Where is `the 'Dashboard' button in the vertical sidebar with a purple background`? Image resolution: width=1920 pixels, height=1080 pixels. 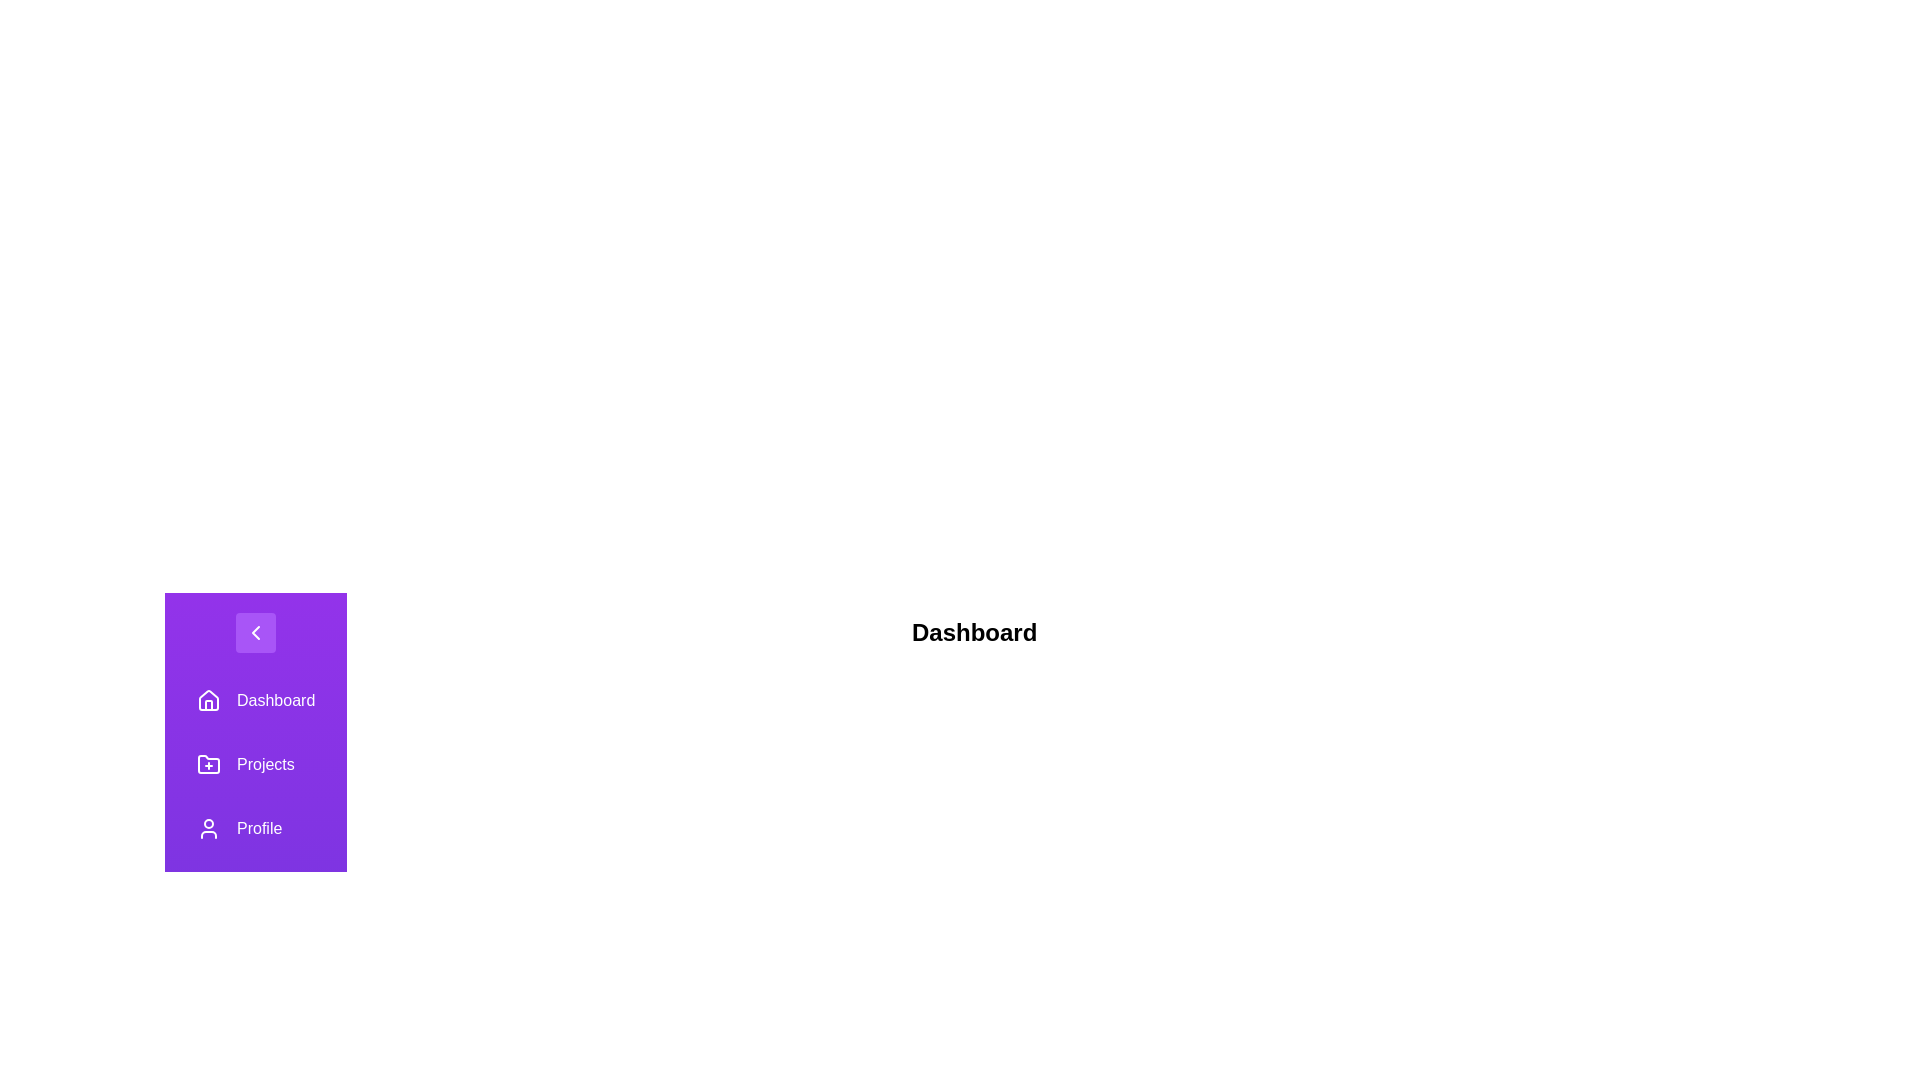 the 'Dashboard' button in the vertical sidebar with a purple background is located at coordinates (254, 700).